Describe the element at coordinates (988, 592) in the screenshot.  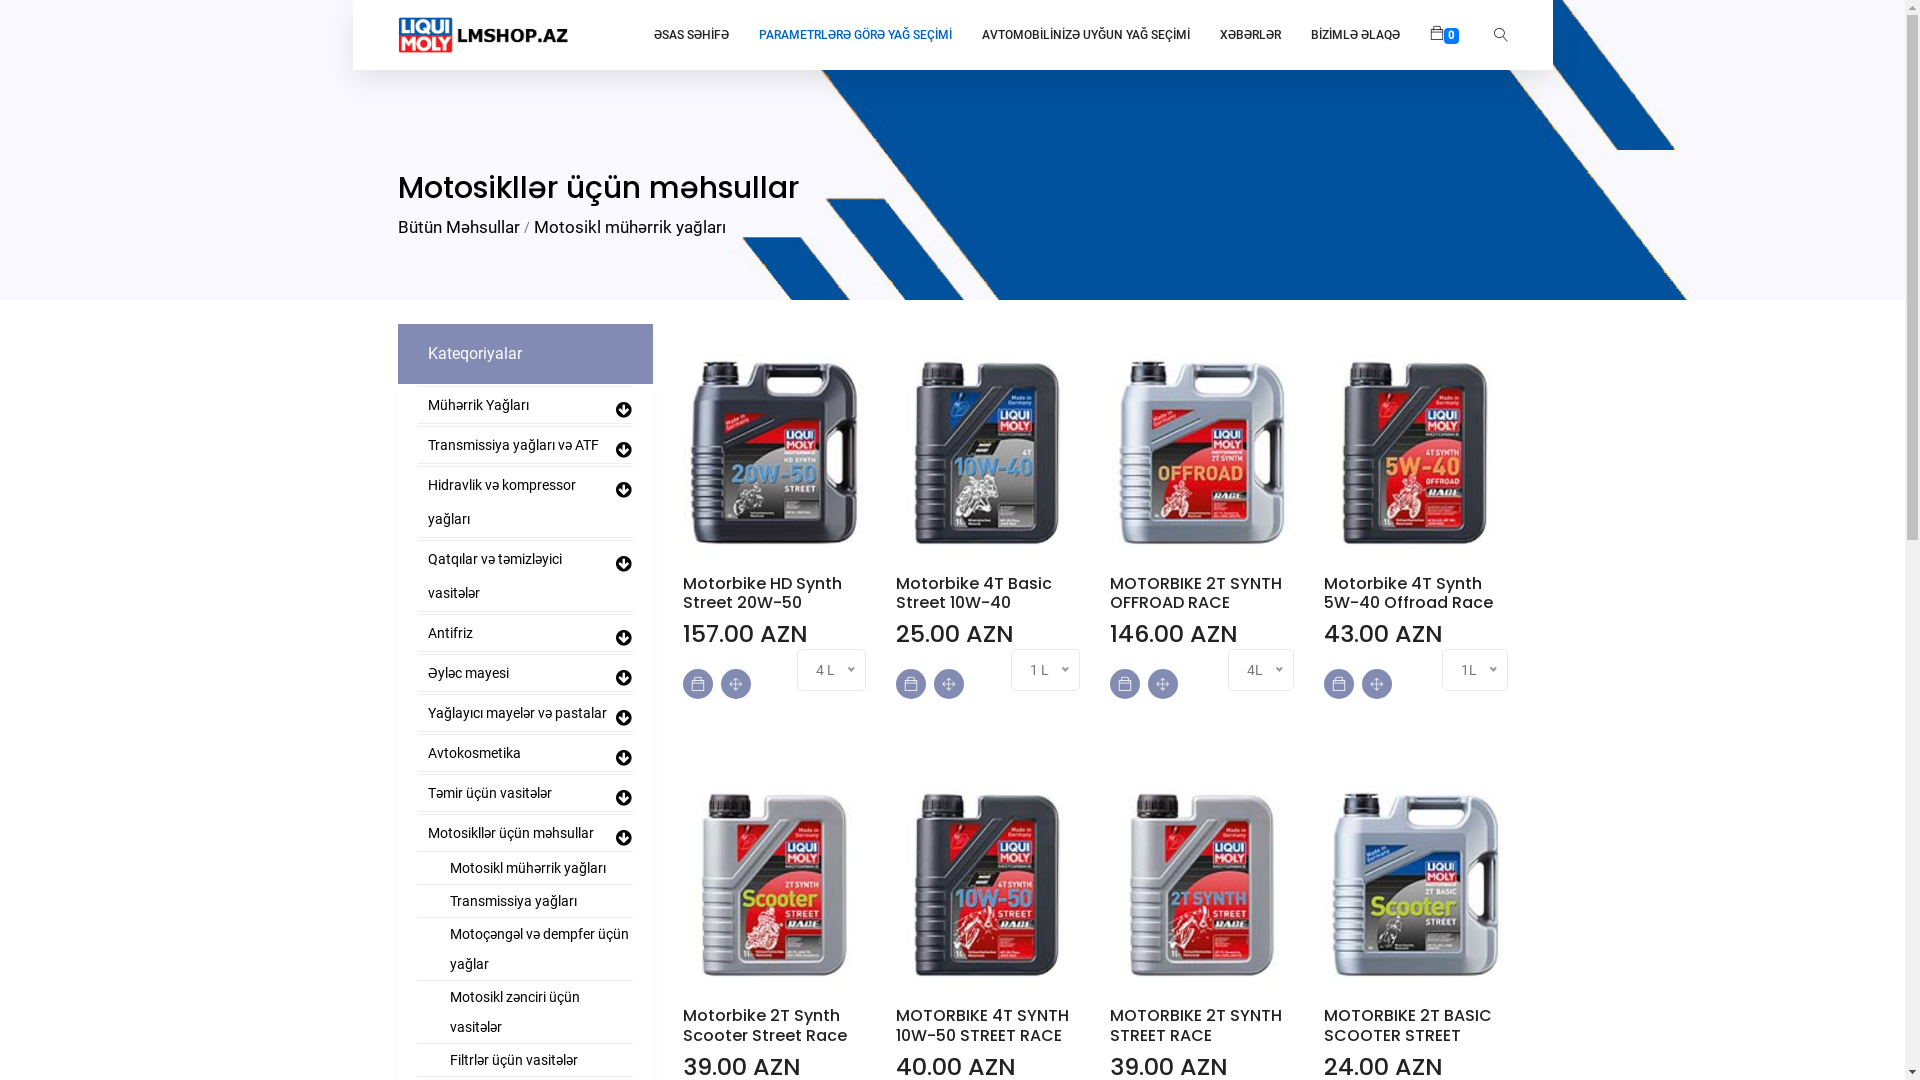
I see `'Motorbike 4T Basic Street 10W-40'` at that location.